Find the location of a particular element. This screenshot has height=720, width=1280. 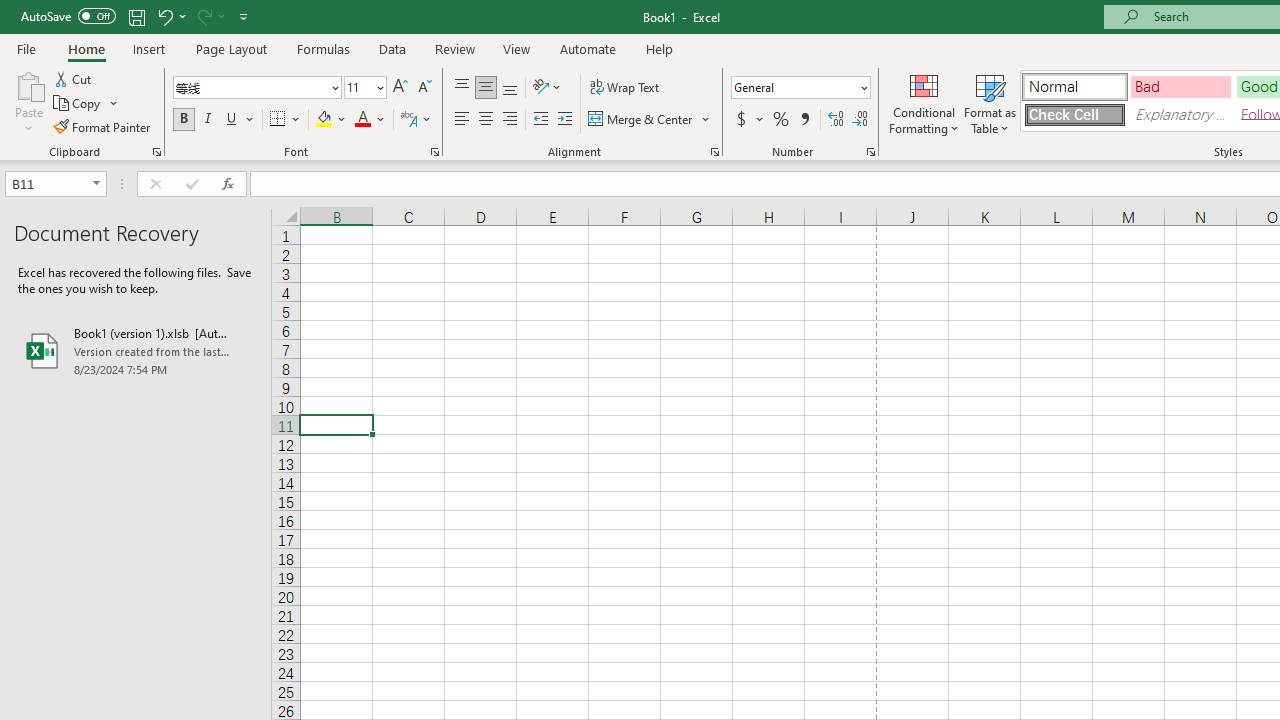

'Comma Style' is located at coordinates (805, 119).